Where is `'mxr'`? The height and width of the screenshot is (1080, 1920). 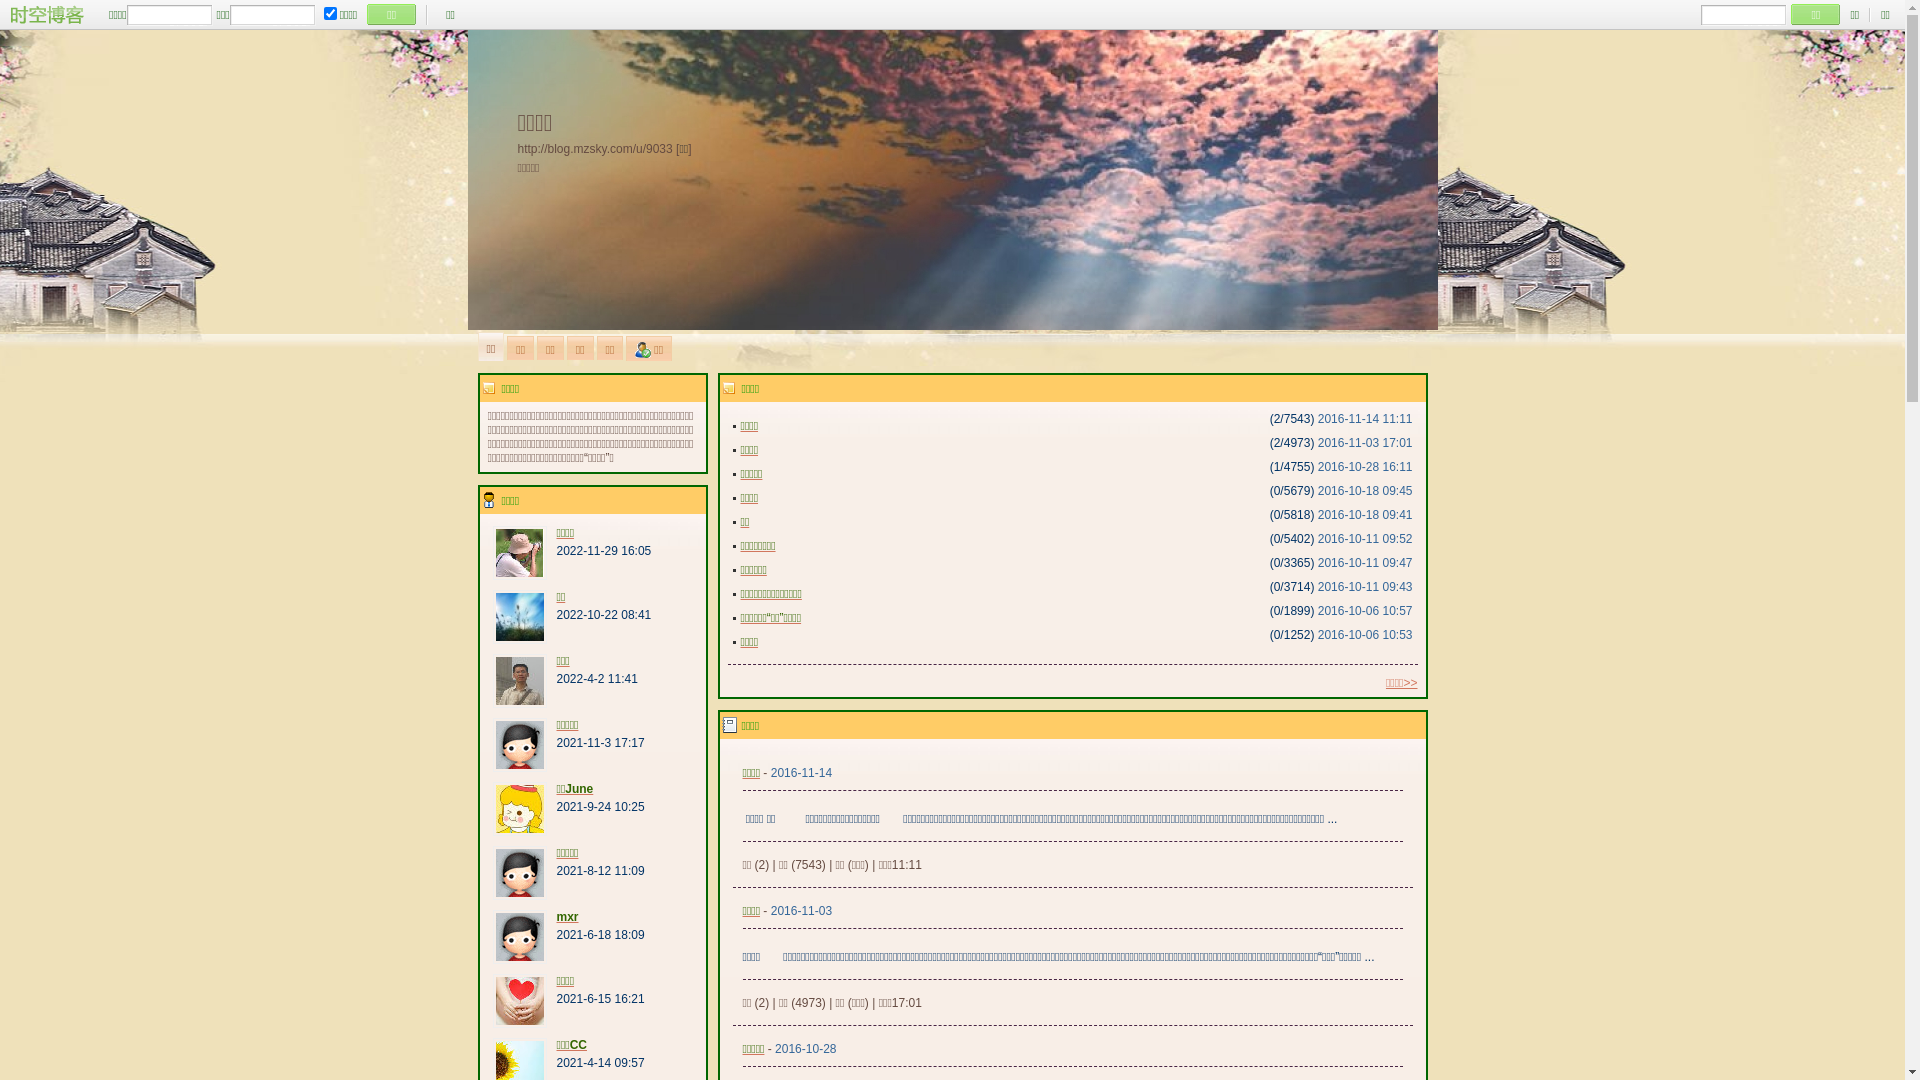 'mxr' is located at coordinates (565, 917).